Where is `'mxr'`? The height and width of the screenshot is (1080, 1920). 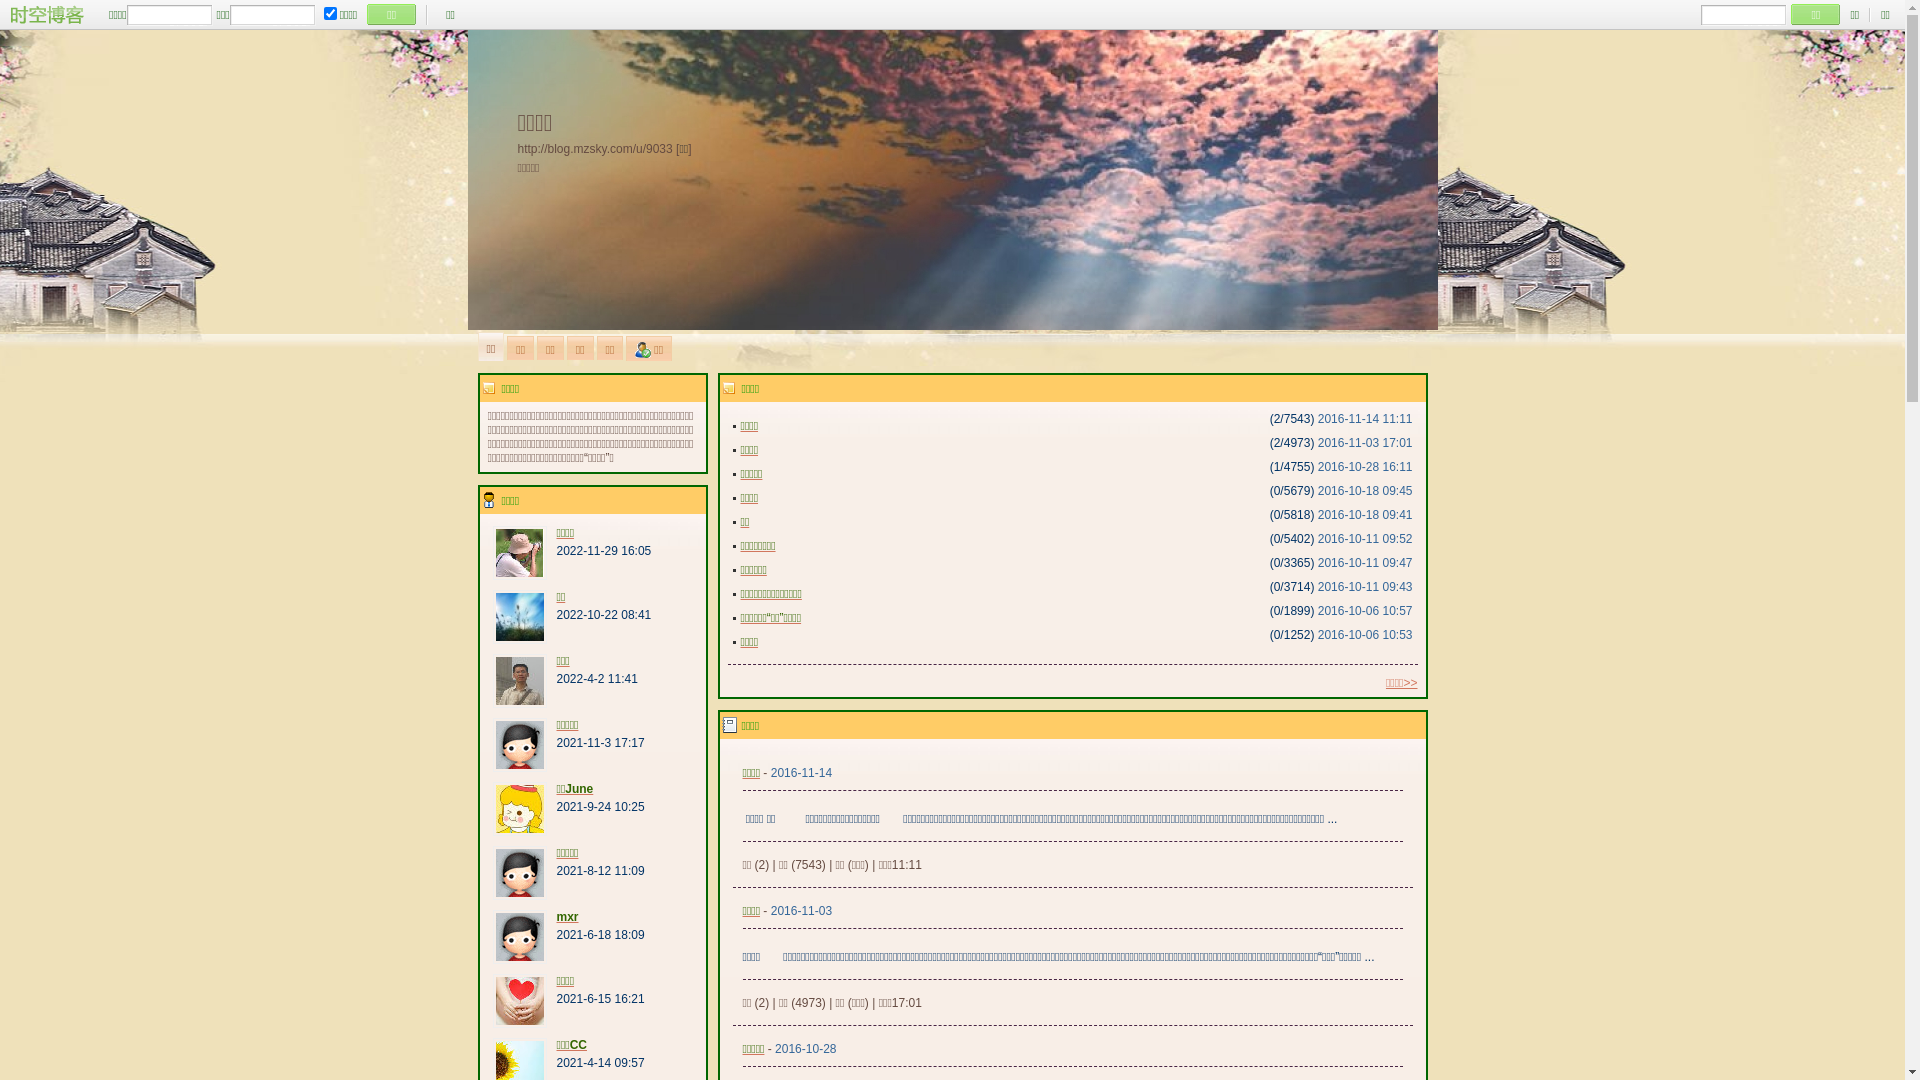 'mxr' is located at coordinates (565, 917).